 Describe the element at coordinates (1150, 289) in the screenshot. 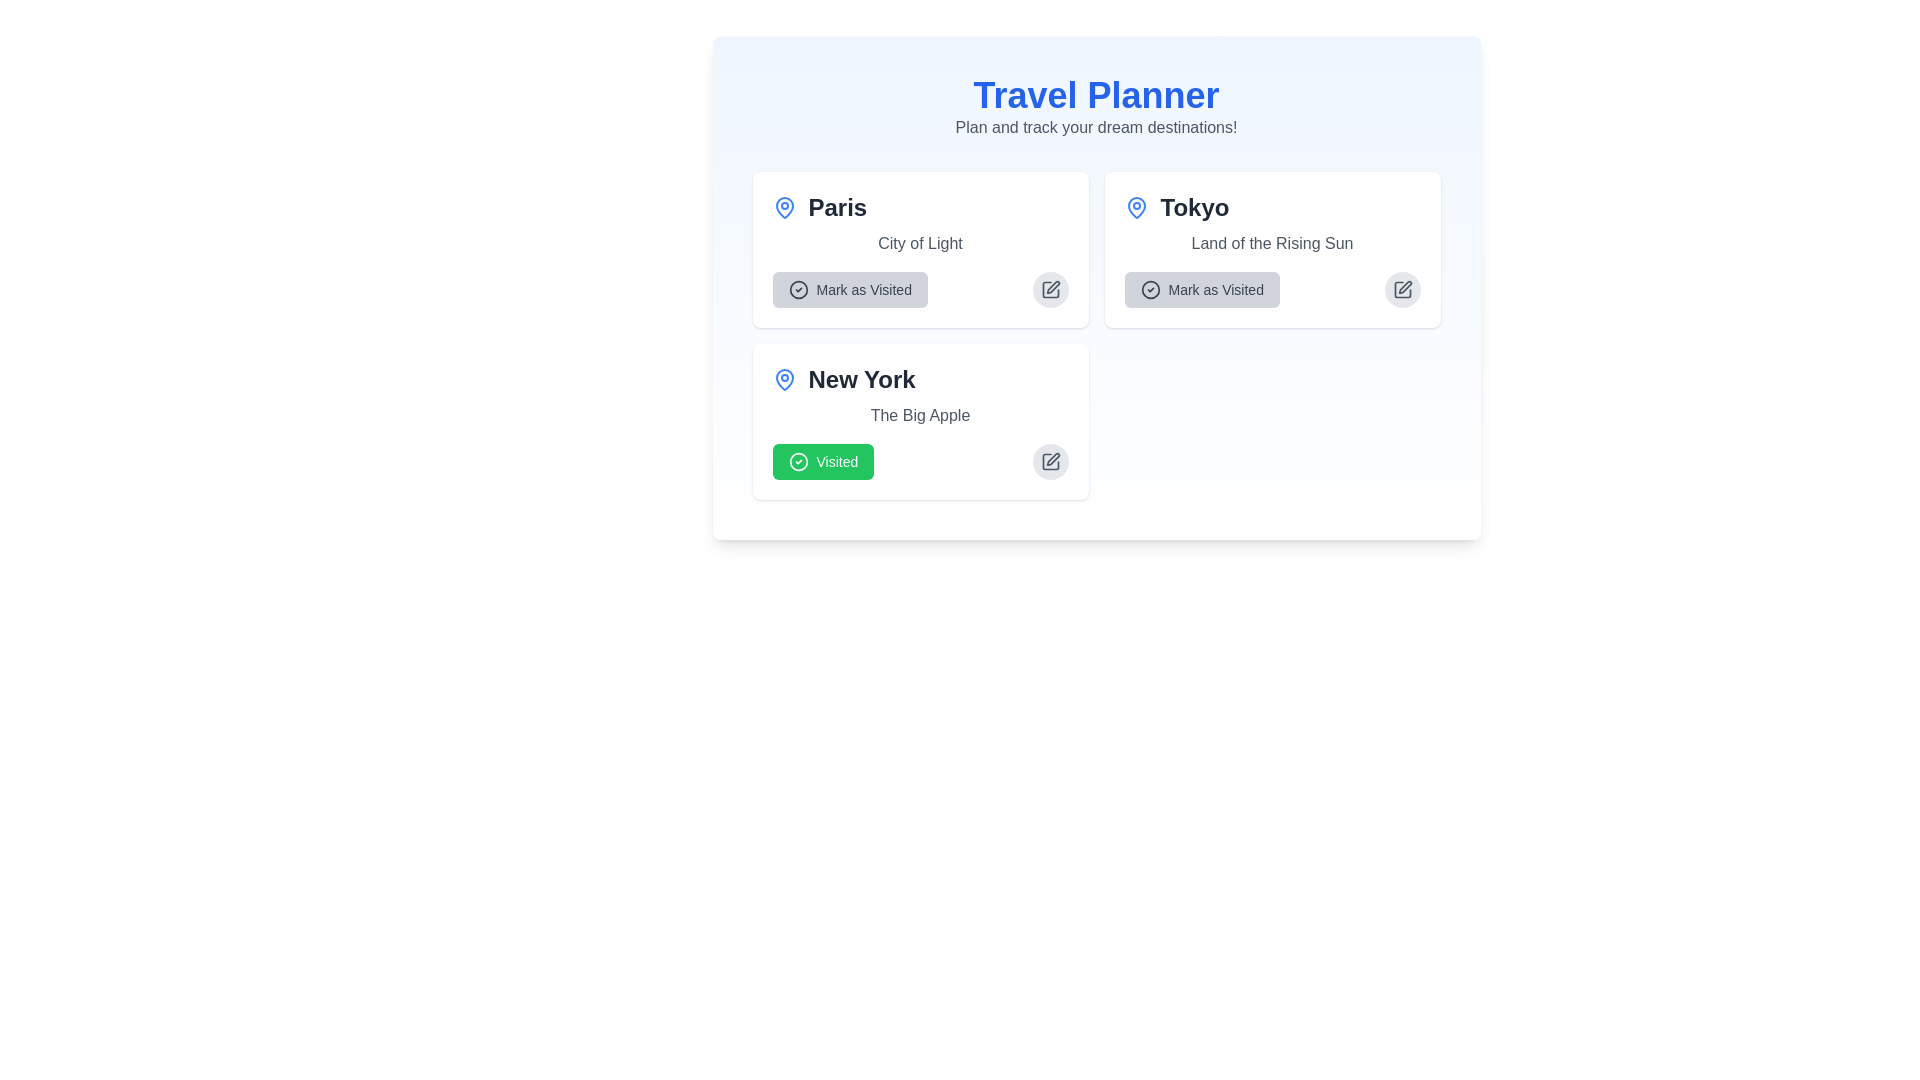

I see `the Circular vector graphic that is part of the 'Mark as Visited' button associated with 'Tokyo'` at that location.